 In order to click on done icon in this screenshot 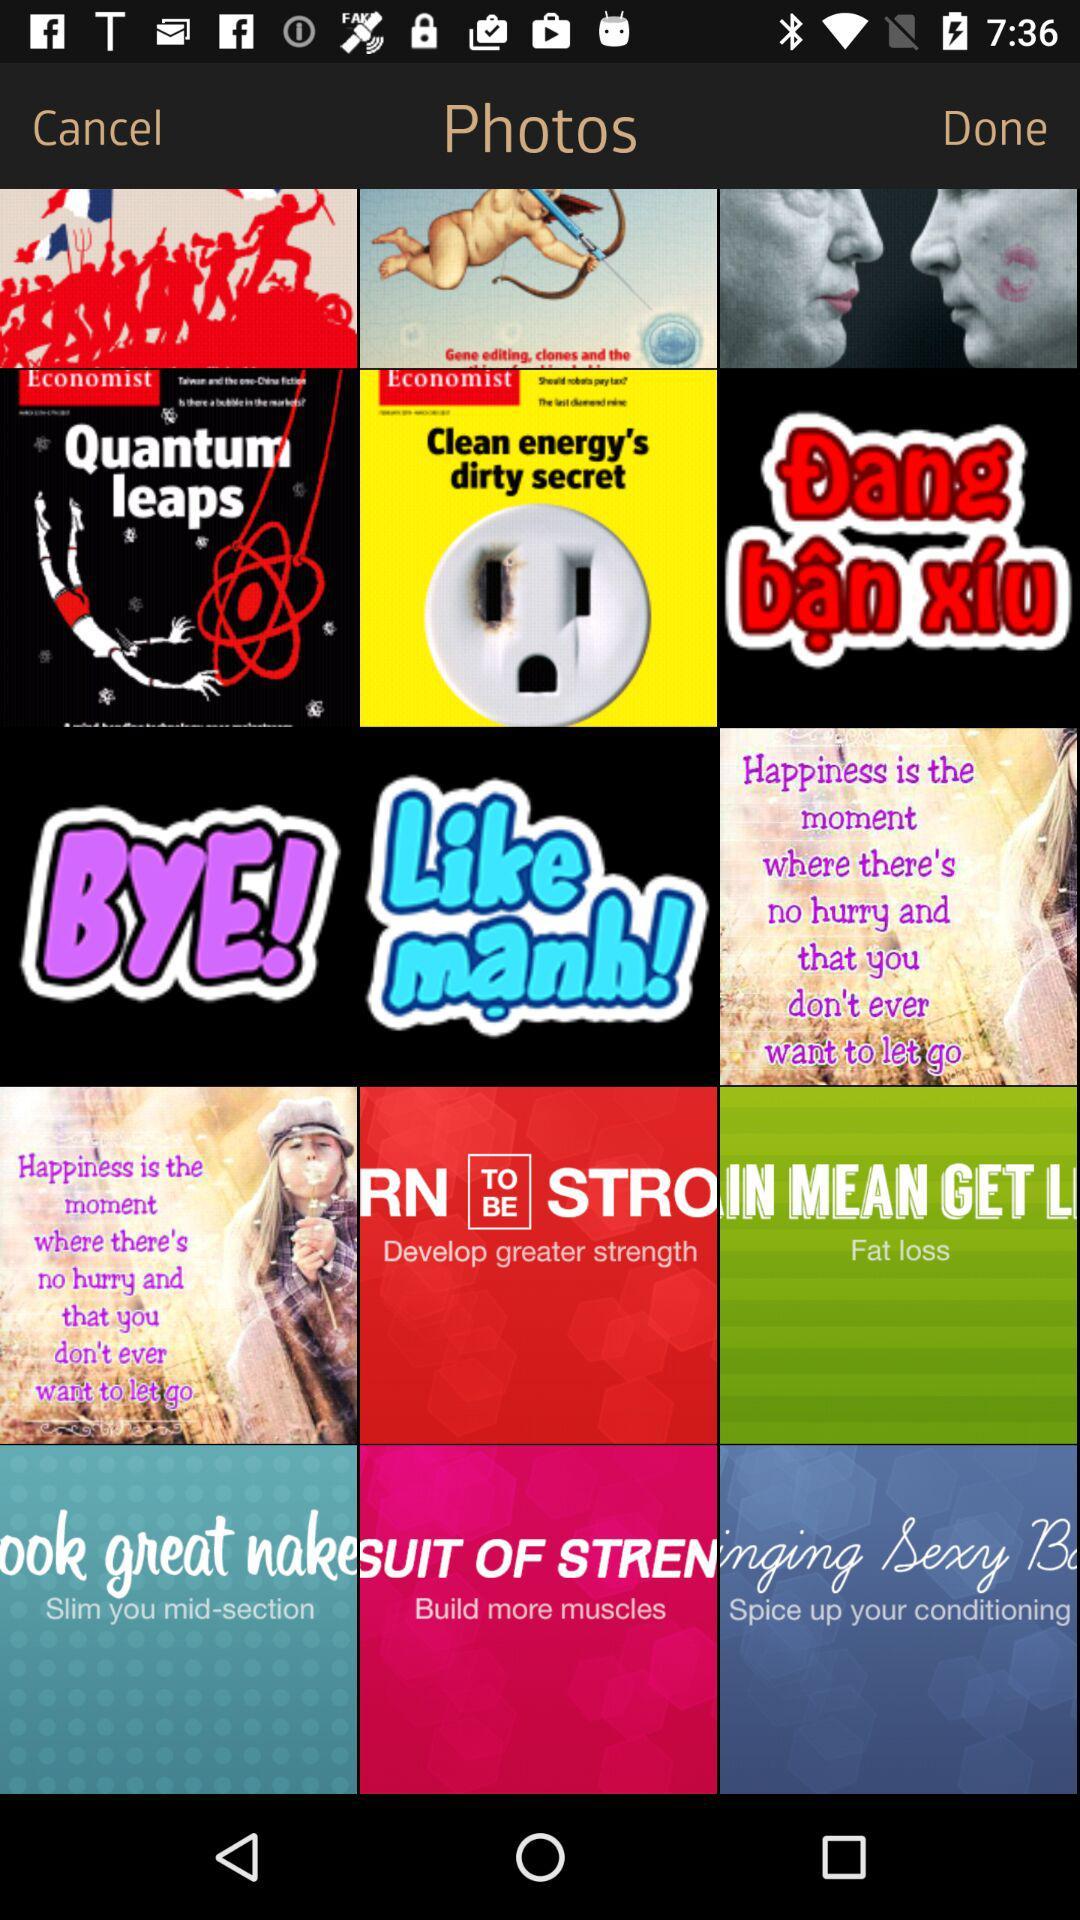, I will do `click(1010, 124)`.